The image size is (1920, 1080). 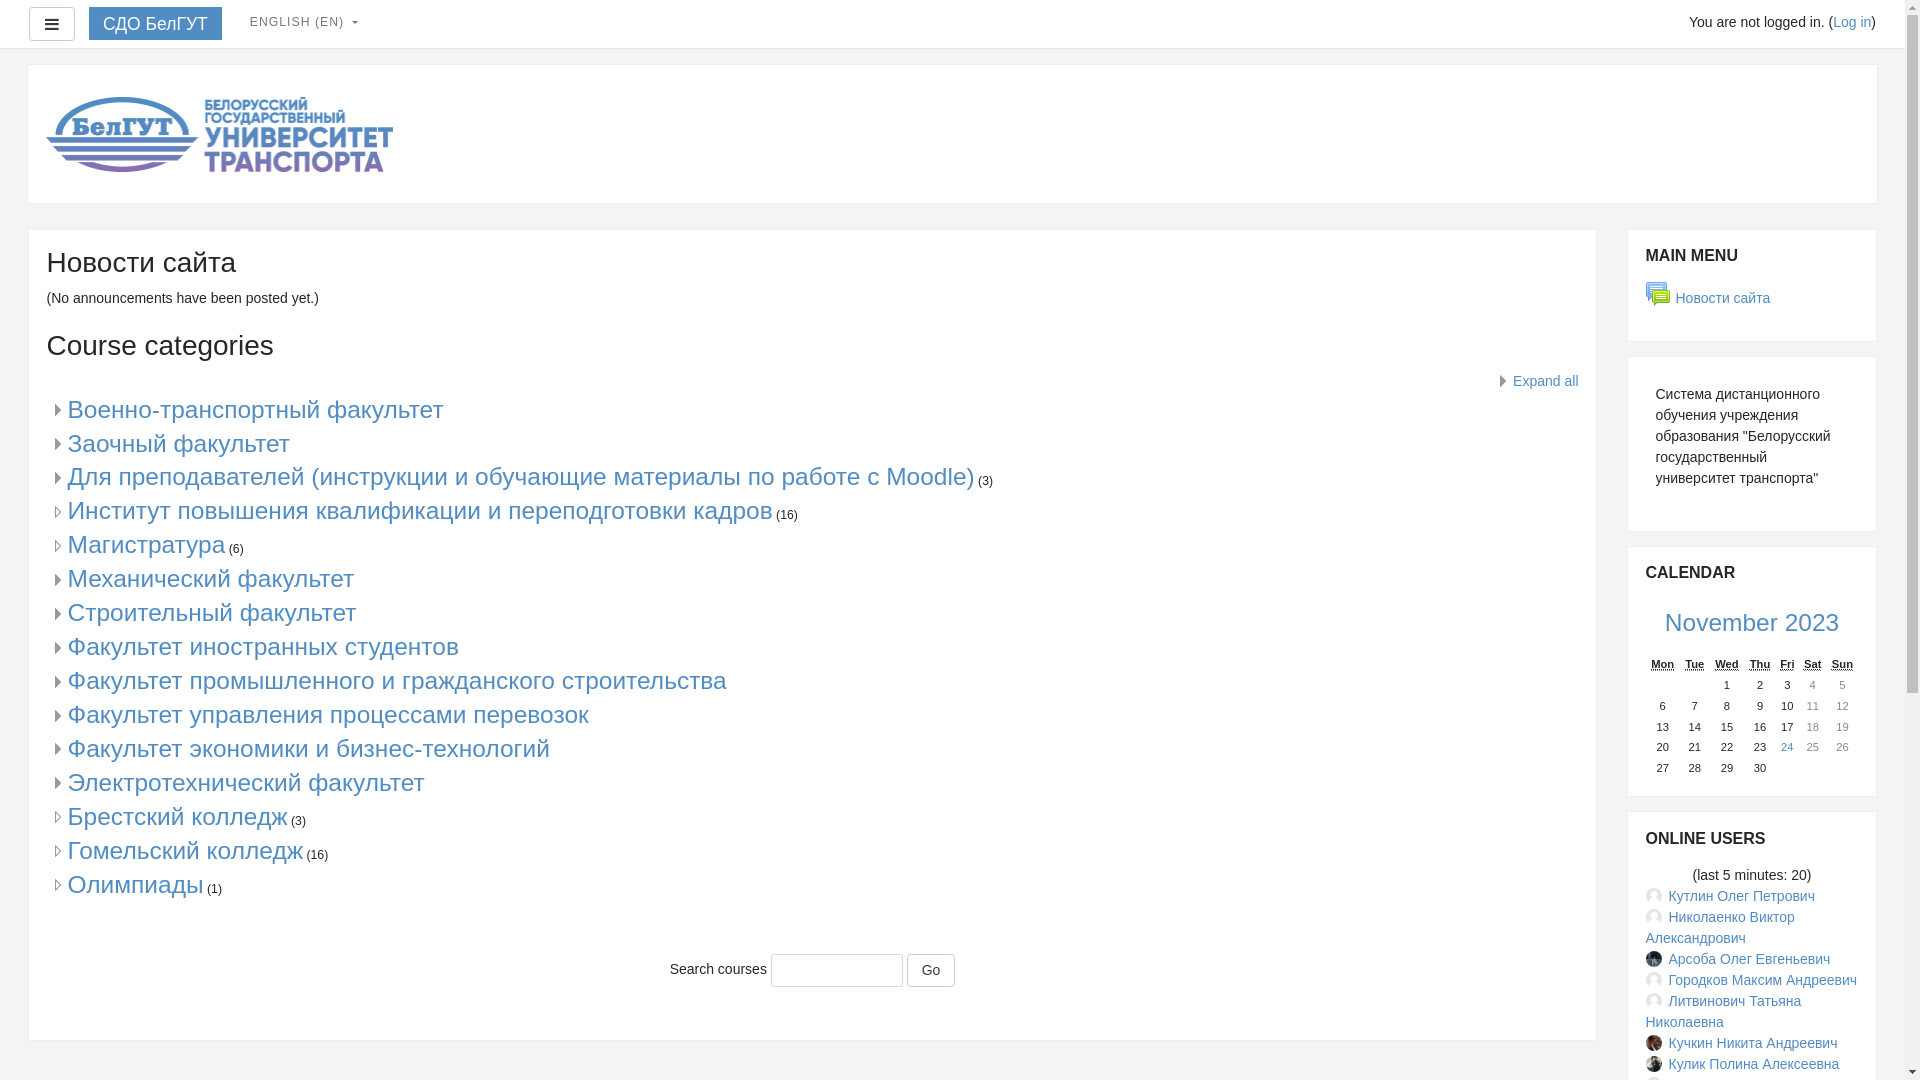 I want to click on 'Side panel', so click(x=28, y=23).